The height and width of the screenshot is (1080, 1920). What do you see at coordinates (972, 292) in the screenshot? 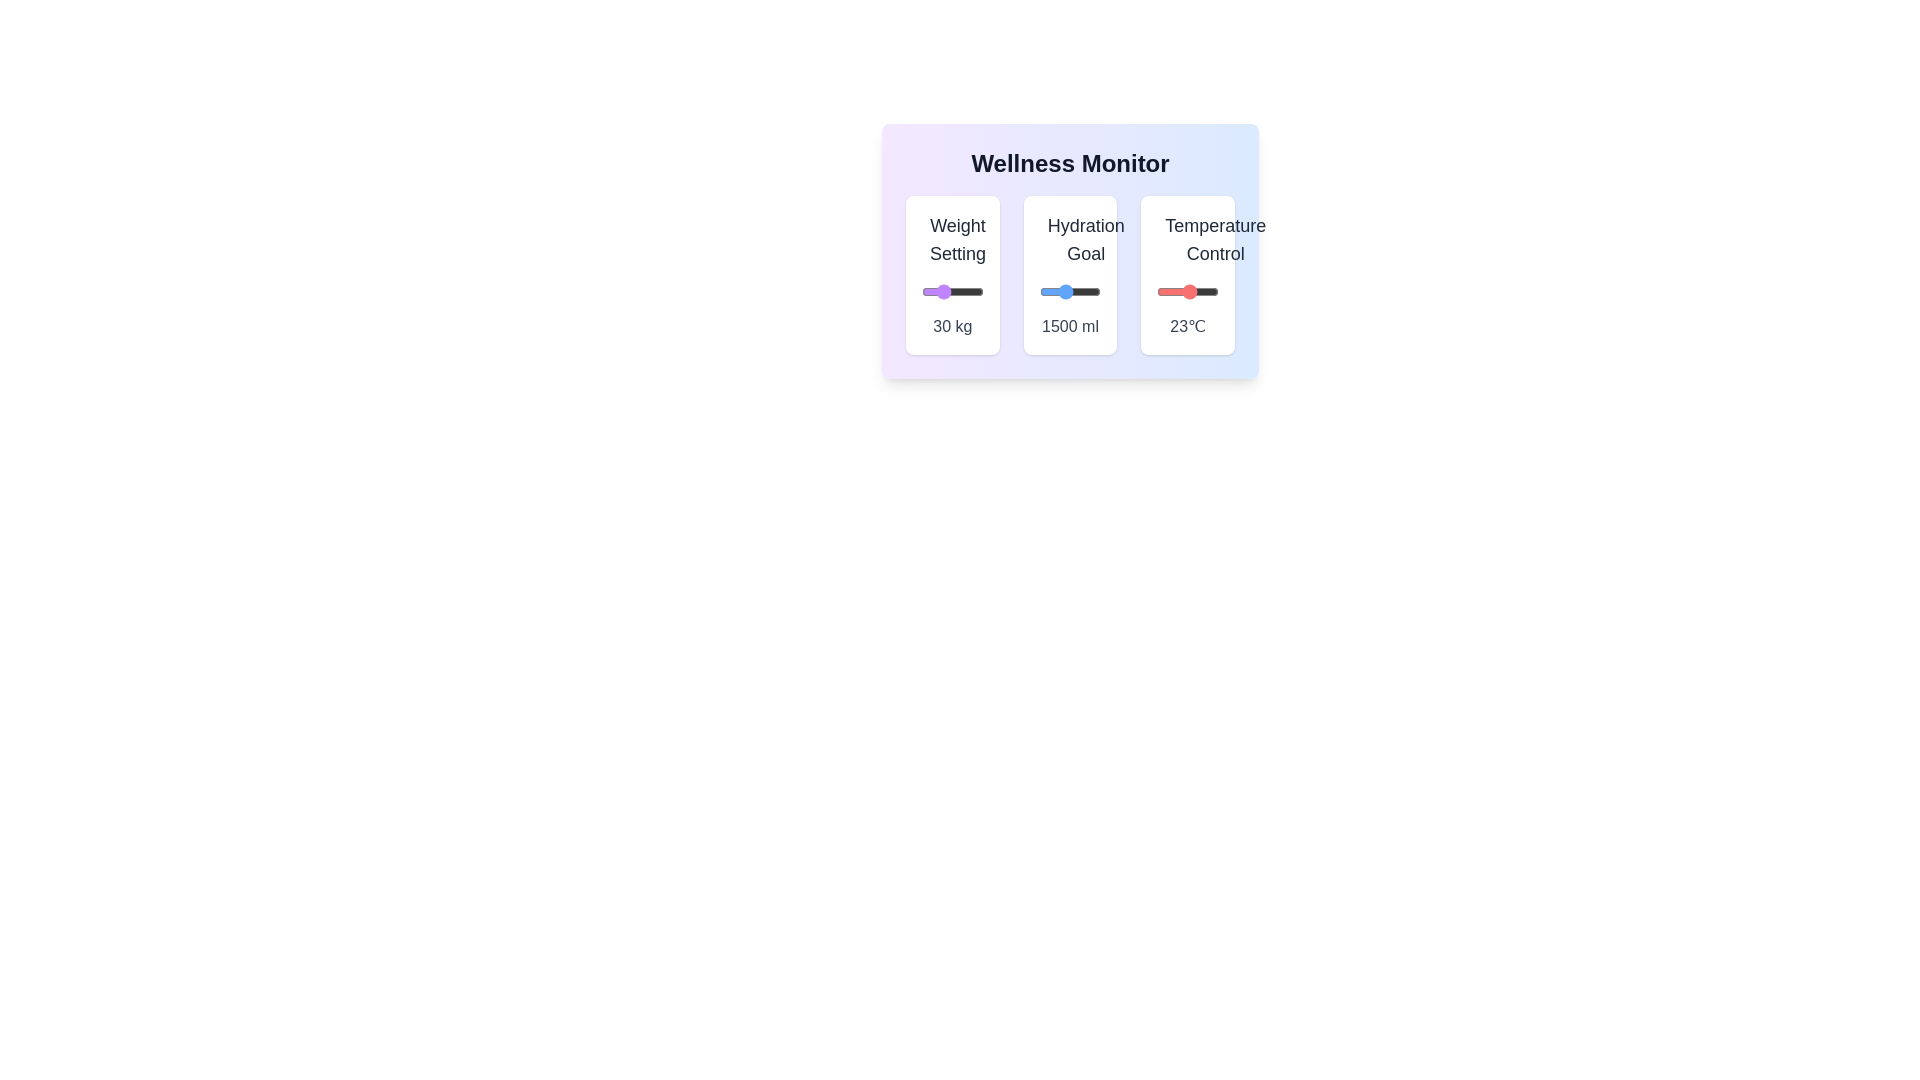
I see `weight` at bounding box center [972, 292].